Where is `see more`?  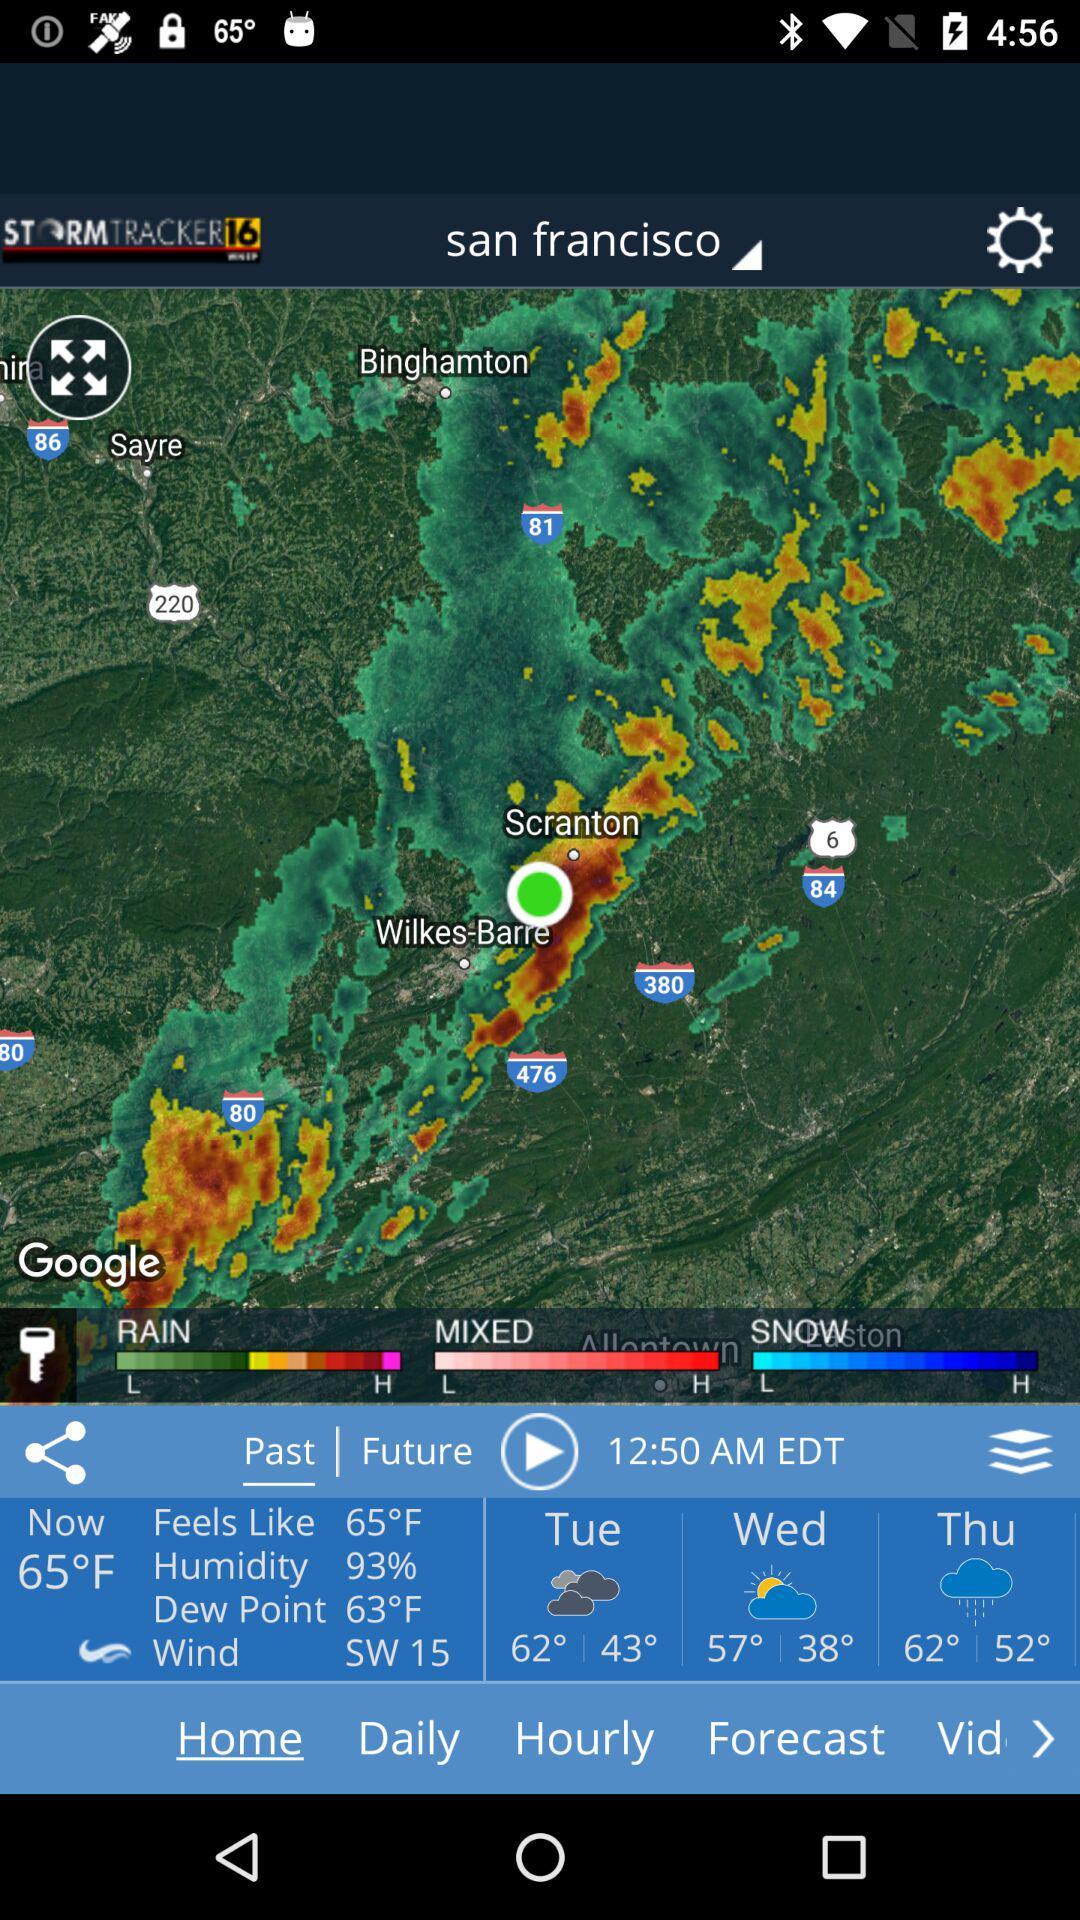 see more is located at coordinates (1042, 1737).